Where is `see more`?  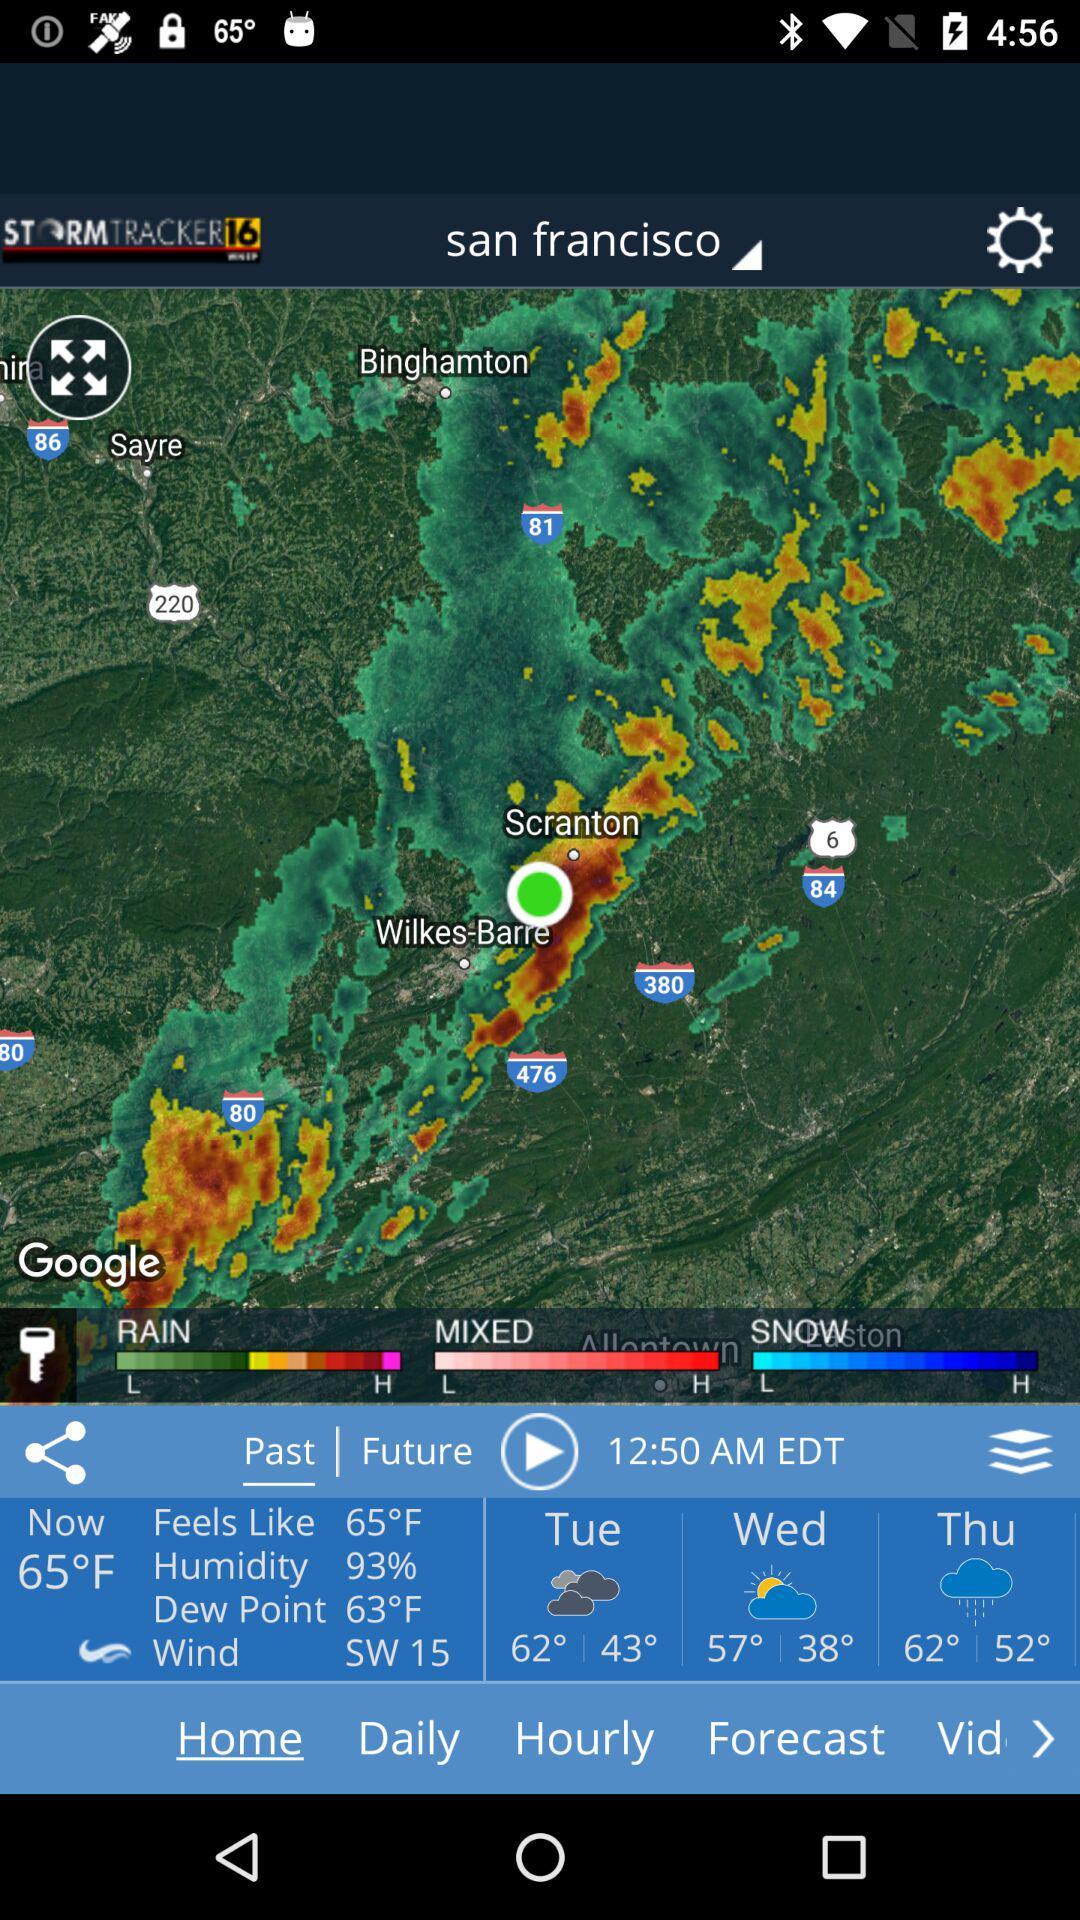 see more is located at coordinates (1042, 1737).